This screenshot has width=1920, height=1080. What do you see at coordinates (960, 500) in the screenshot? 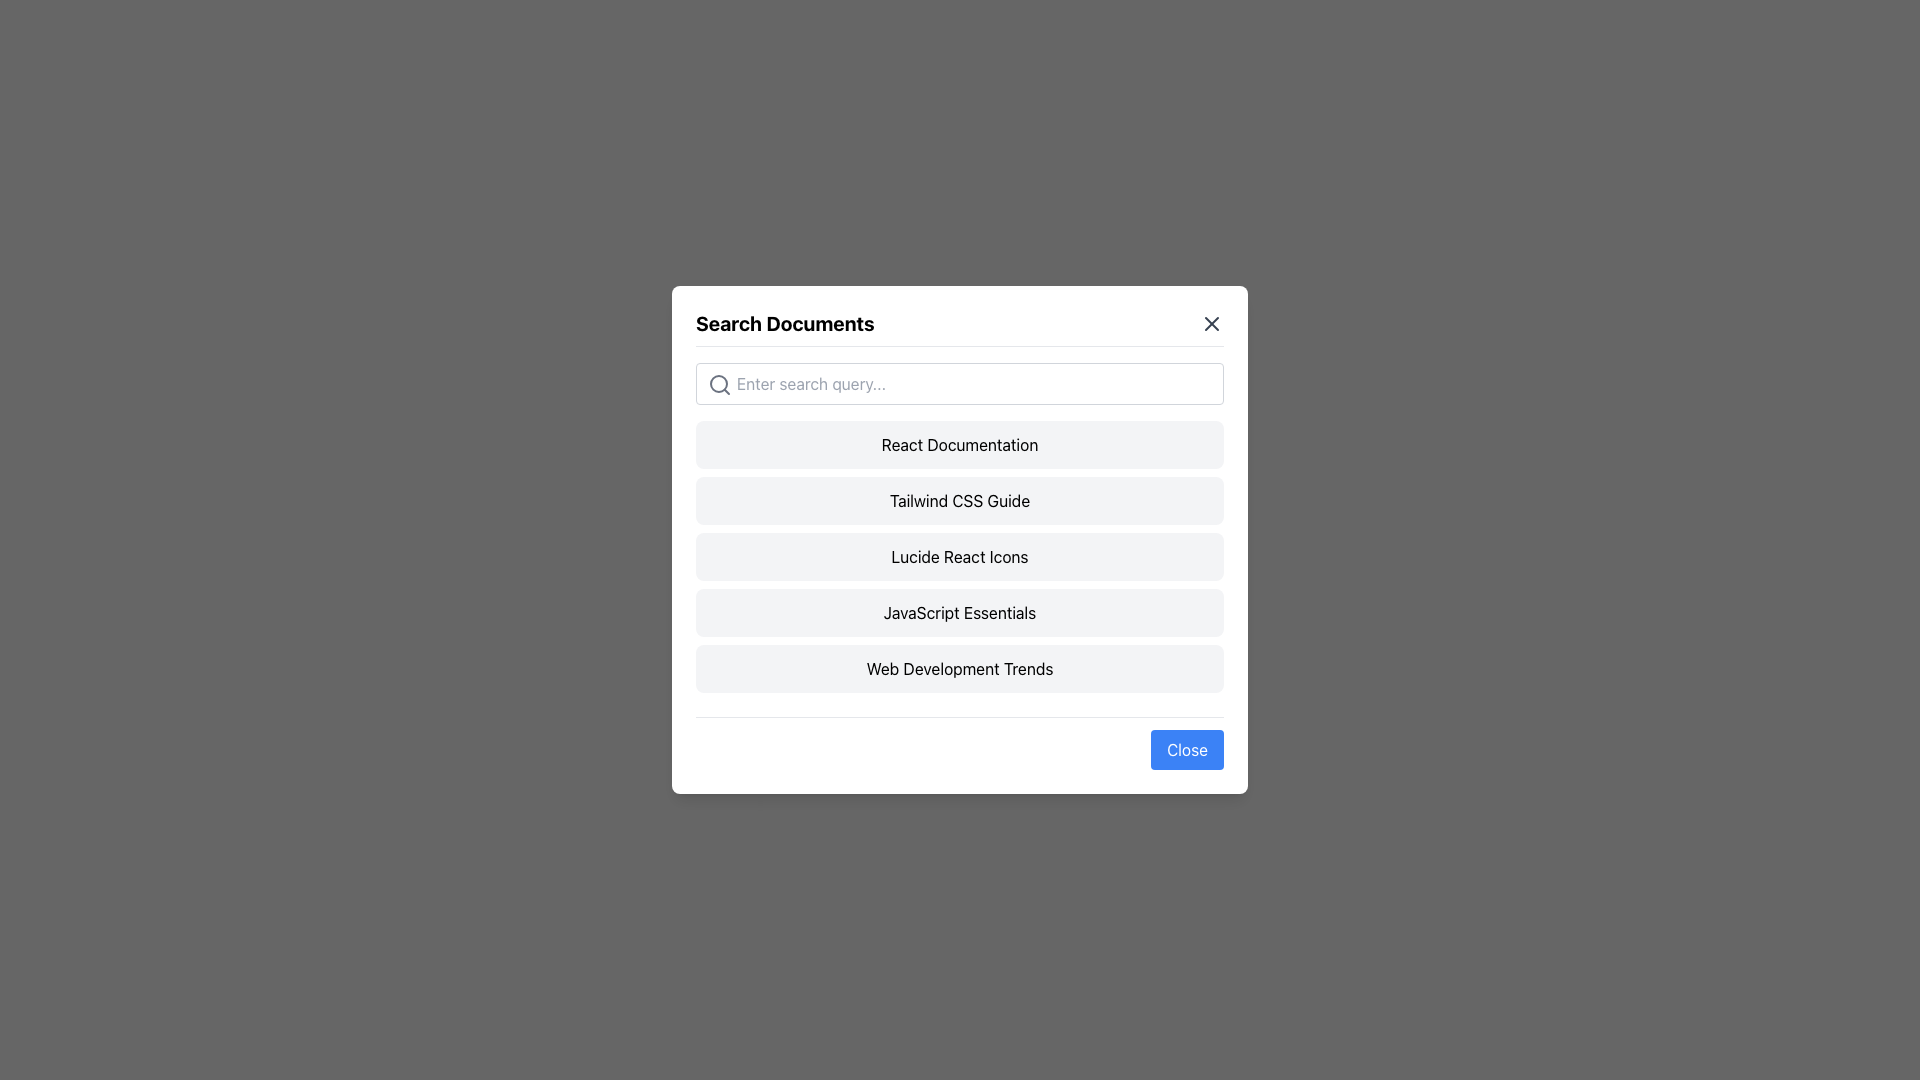
I see `the 'Tailwind CSS Guide' button located in the modal titled 'Search Documents', which is styled with a light gray background and changes to light blue on hover` at bounding box center [960, 500].